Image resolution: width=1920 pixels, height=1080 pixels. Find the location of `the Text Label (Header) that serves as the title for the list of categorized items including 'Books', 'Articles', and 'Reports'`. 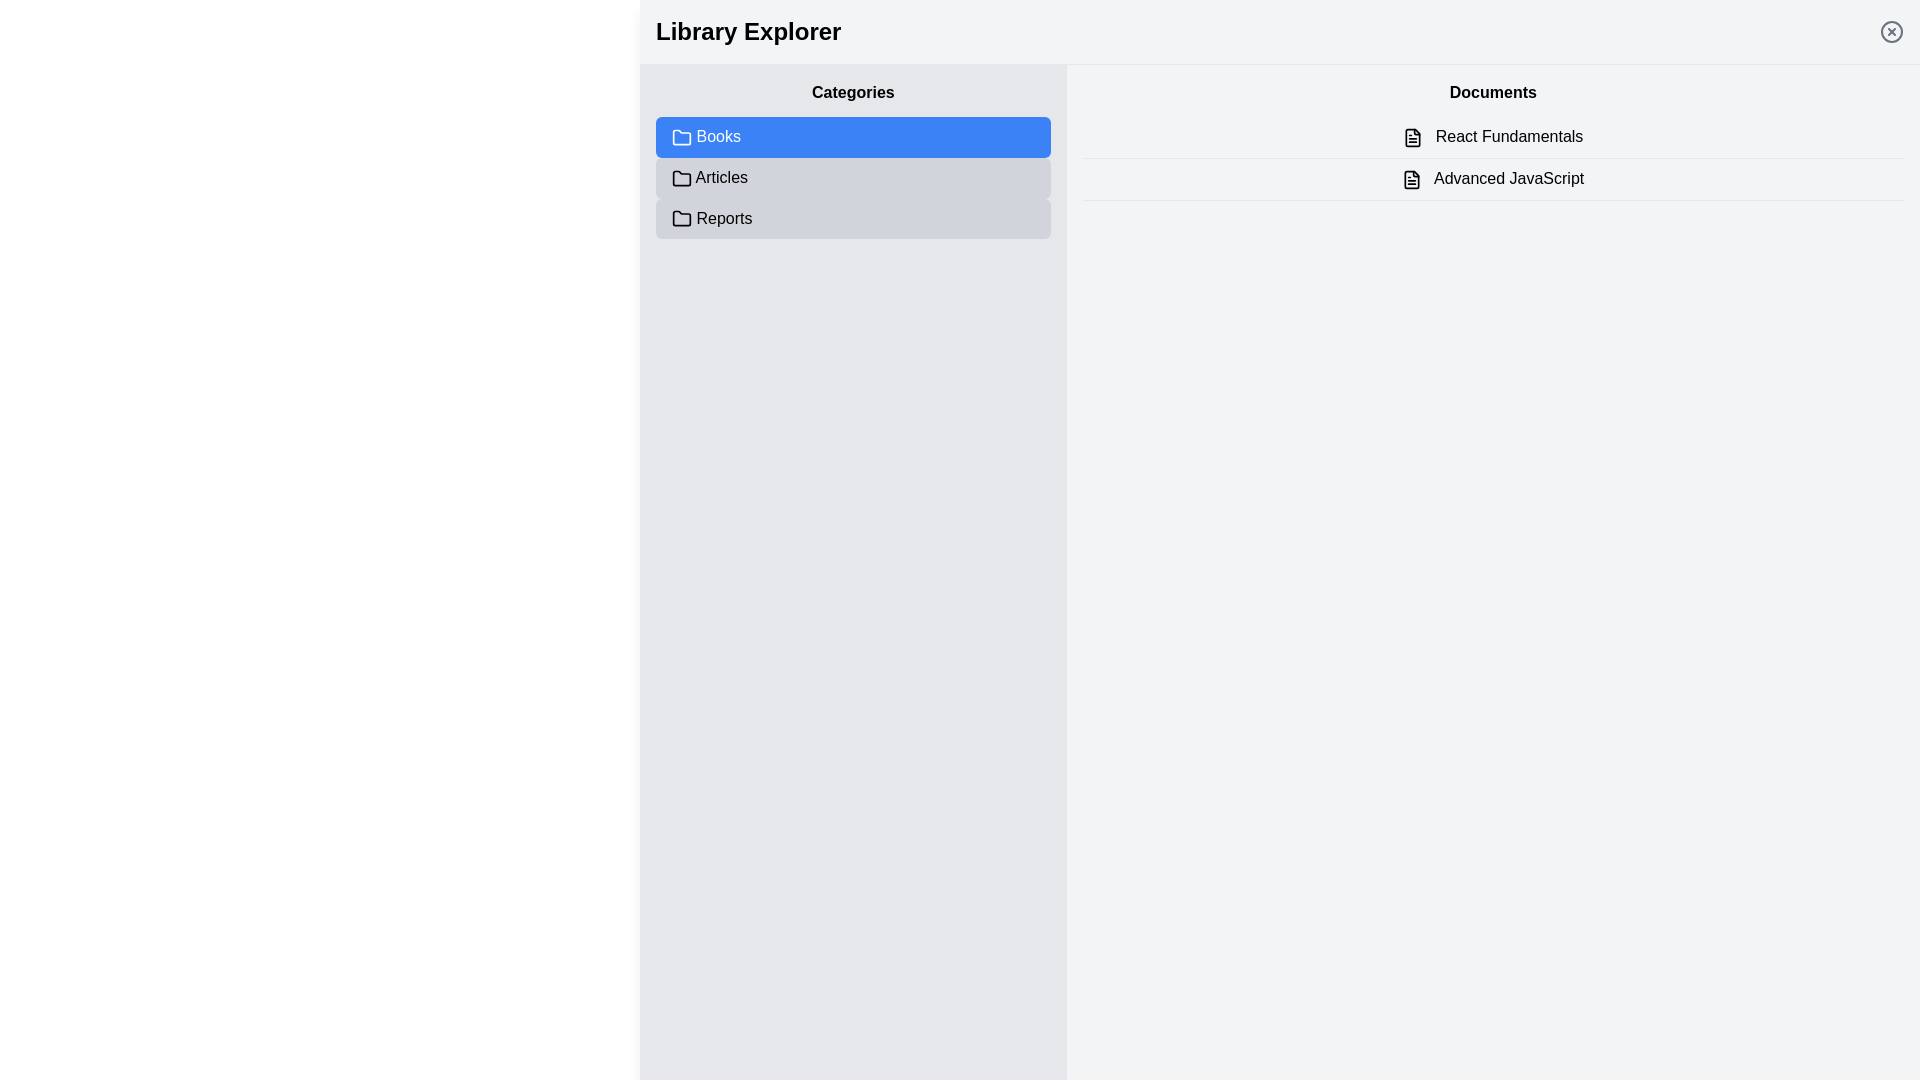

the Text Label (Header) that serves as the title for the list of categorized items including 'Books', 'Articles', and 'Reports' is located at coordinates (853, 92).